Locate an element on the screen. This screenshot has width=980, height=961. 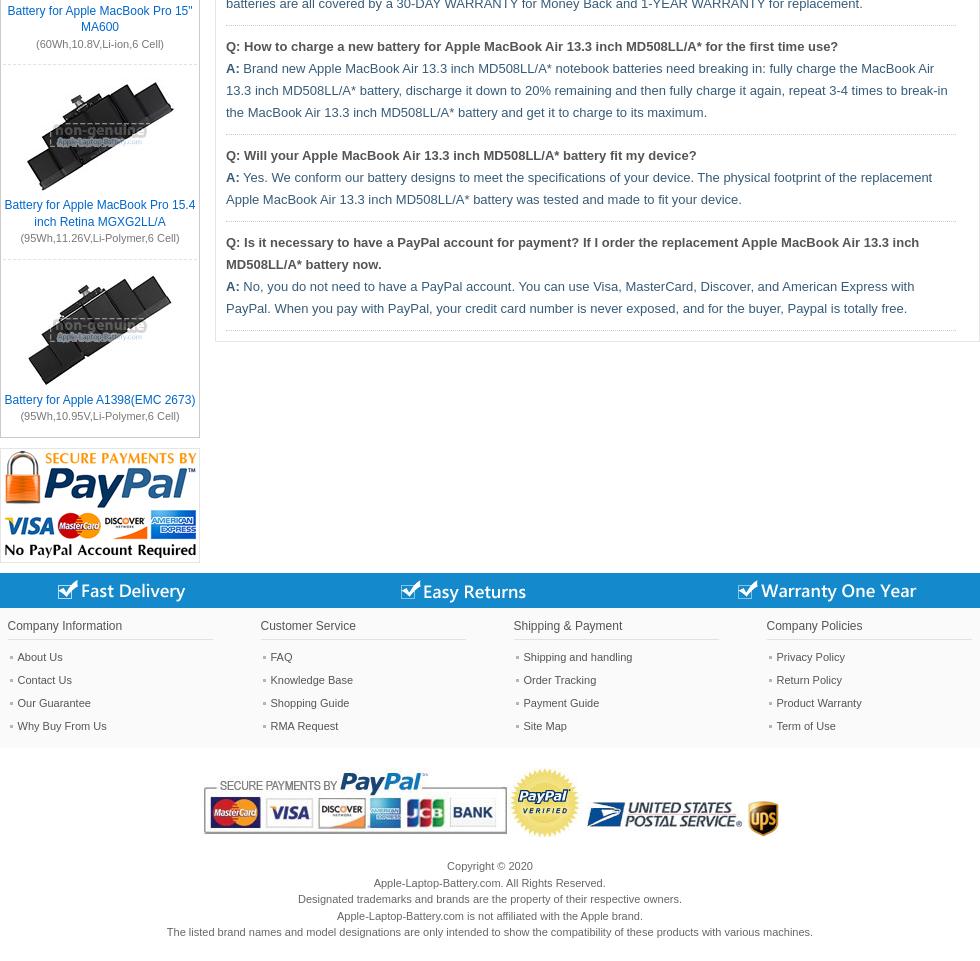
'Battery for Apple MacBook Pro 15" MA600' is located at coordinates (99, 17).